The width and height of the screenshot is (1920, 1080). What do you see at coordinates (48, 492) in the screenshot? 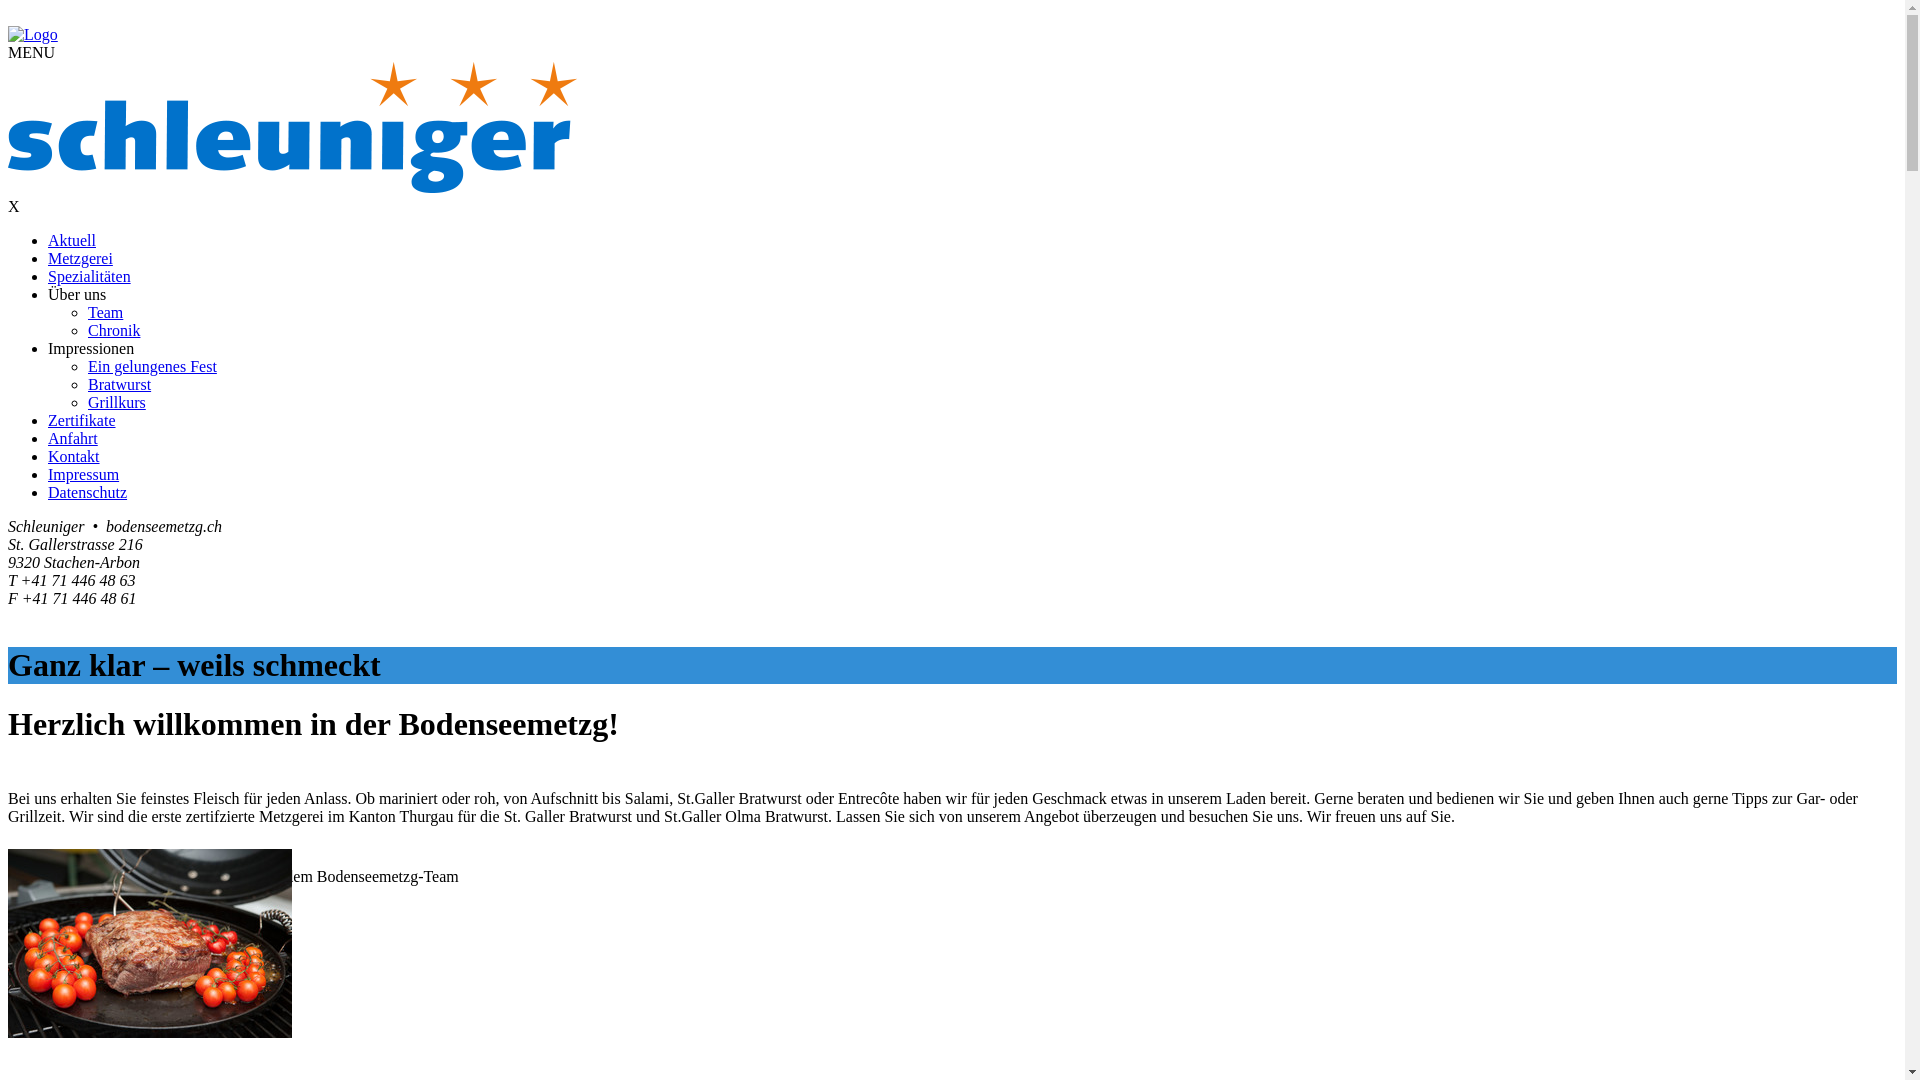
I see `'Datenschutz'` at bounding box center [48, 492].